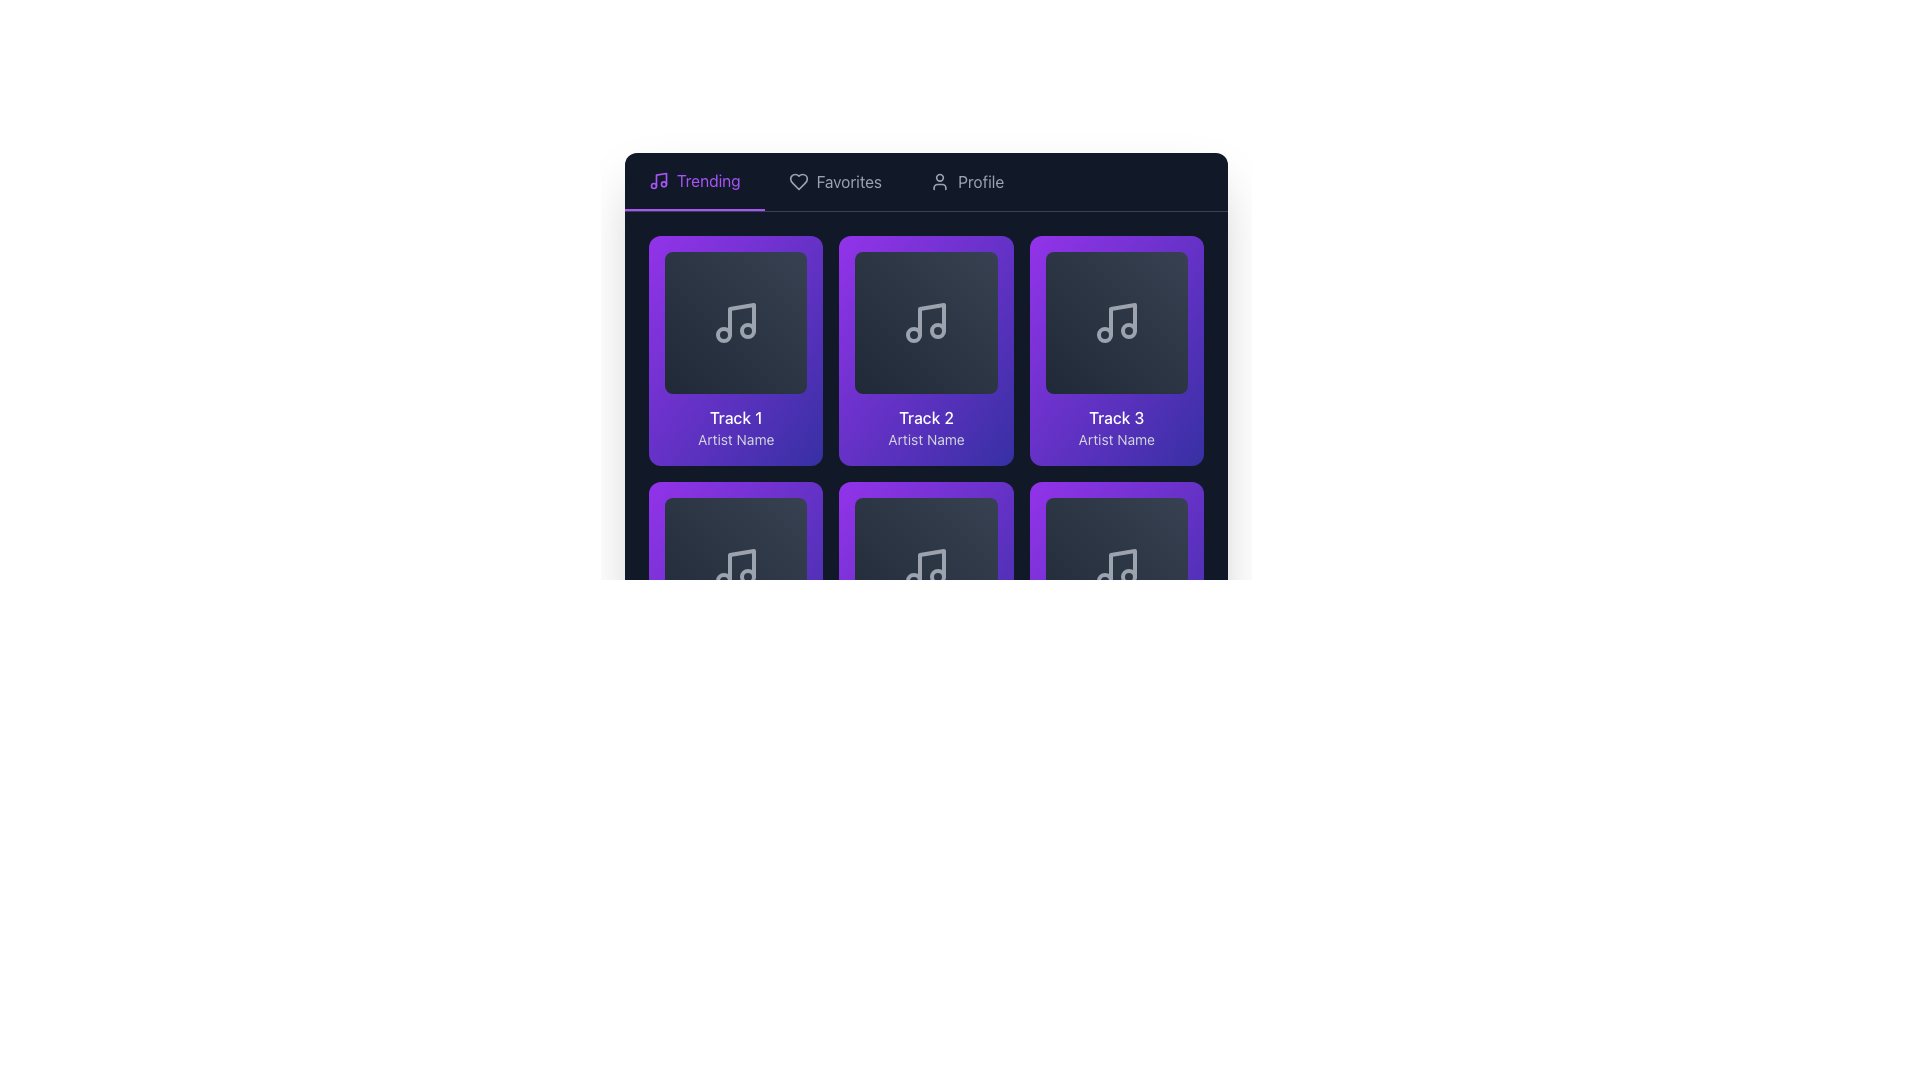 Image resolution: width=1920 pixels, height=1080 pixels. Describe the element at coordinates (735, 596) in the screenshot. I see `the Card element representing the musical track for more details about the track, which is the fourth item in a grid layout beneath 'Track 1' and to the left of 'Track 5'` at that location.